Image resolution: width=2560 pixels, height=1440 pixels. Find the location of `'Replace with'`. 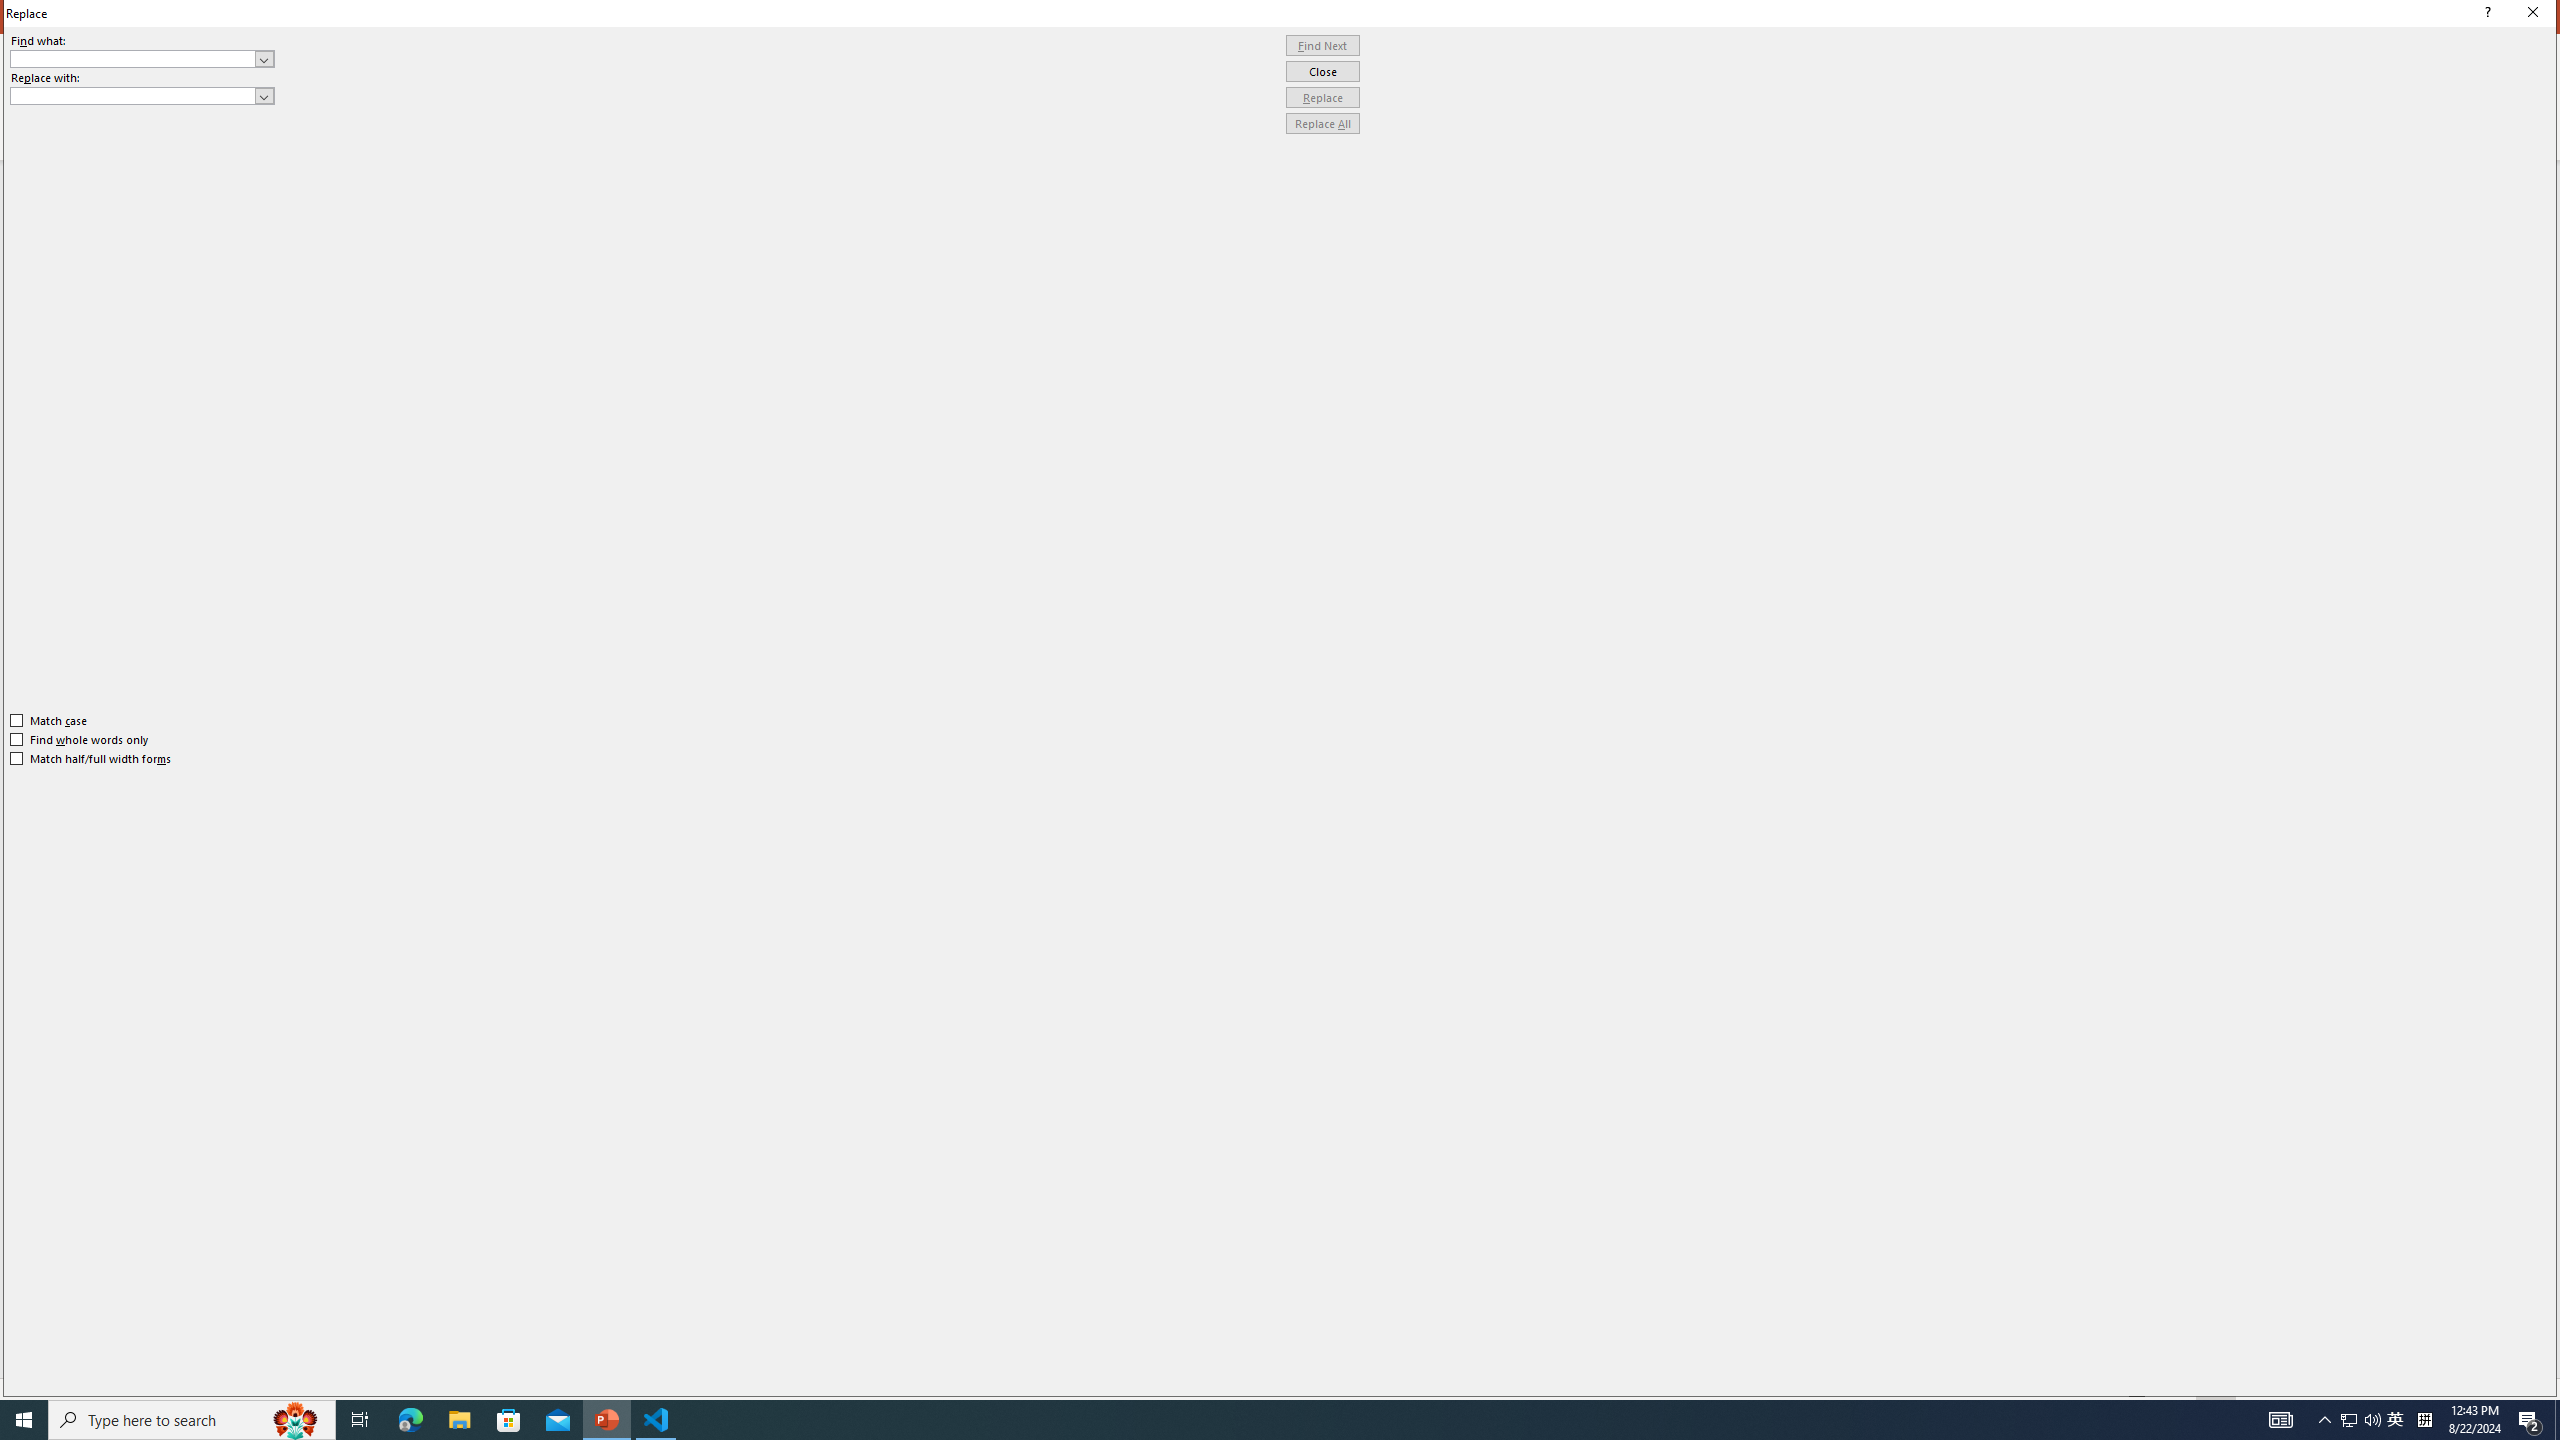

'Replace with' is located at coordinates (133, 95).